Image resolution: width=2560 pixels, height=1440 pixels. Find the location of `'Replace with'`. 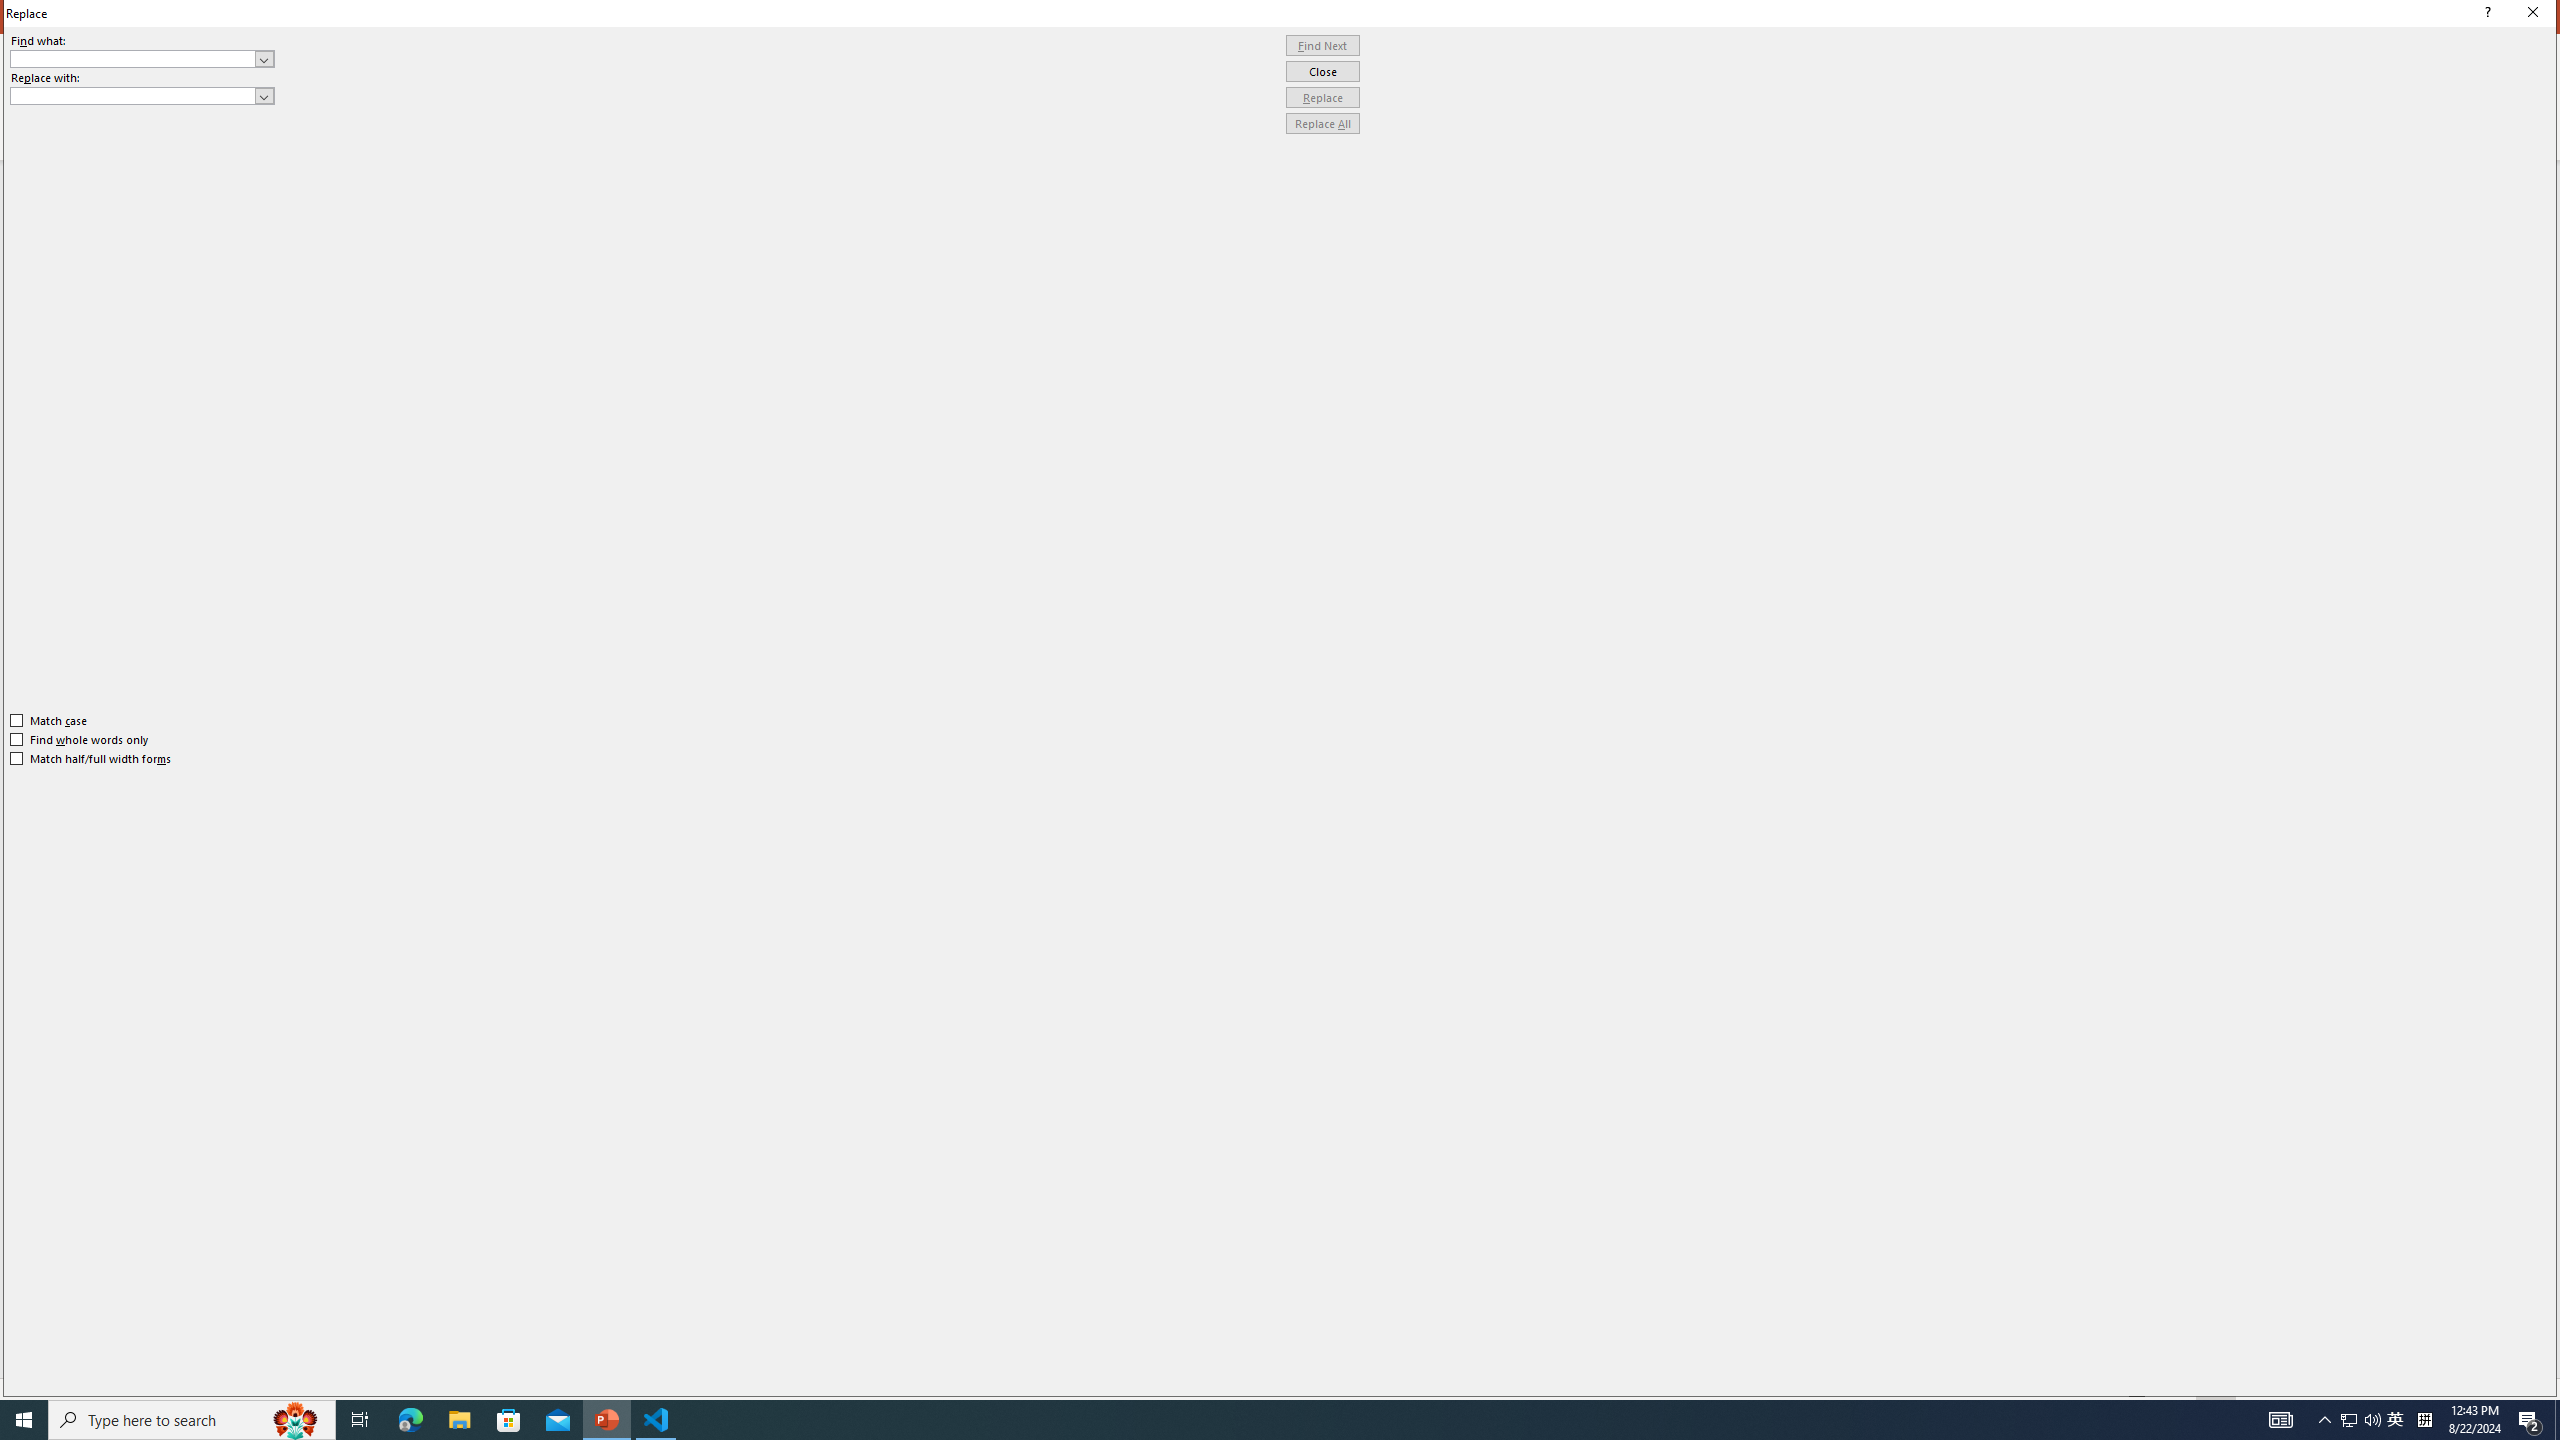

'Replace with' is located at coordinates (133, 95).